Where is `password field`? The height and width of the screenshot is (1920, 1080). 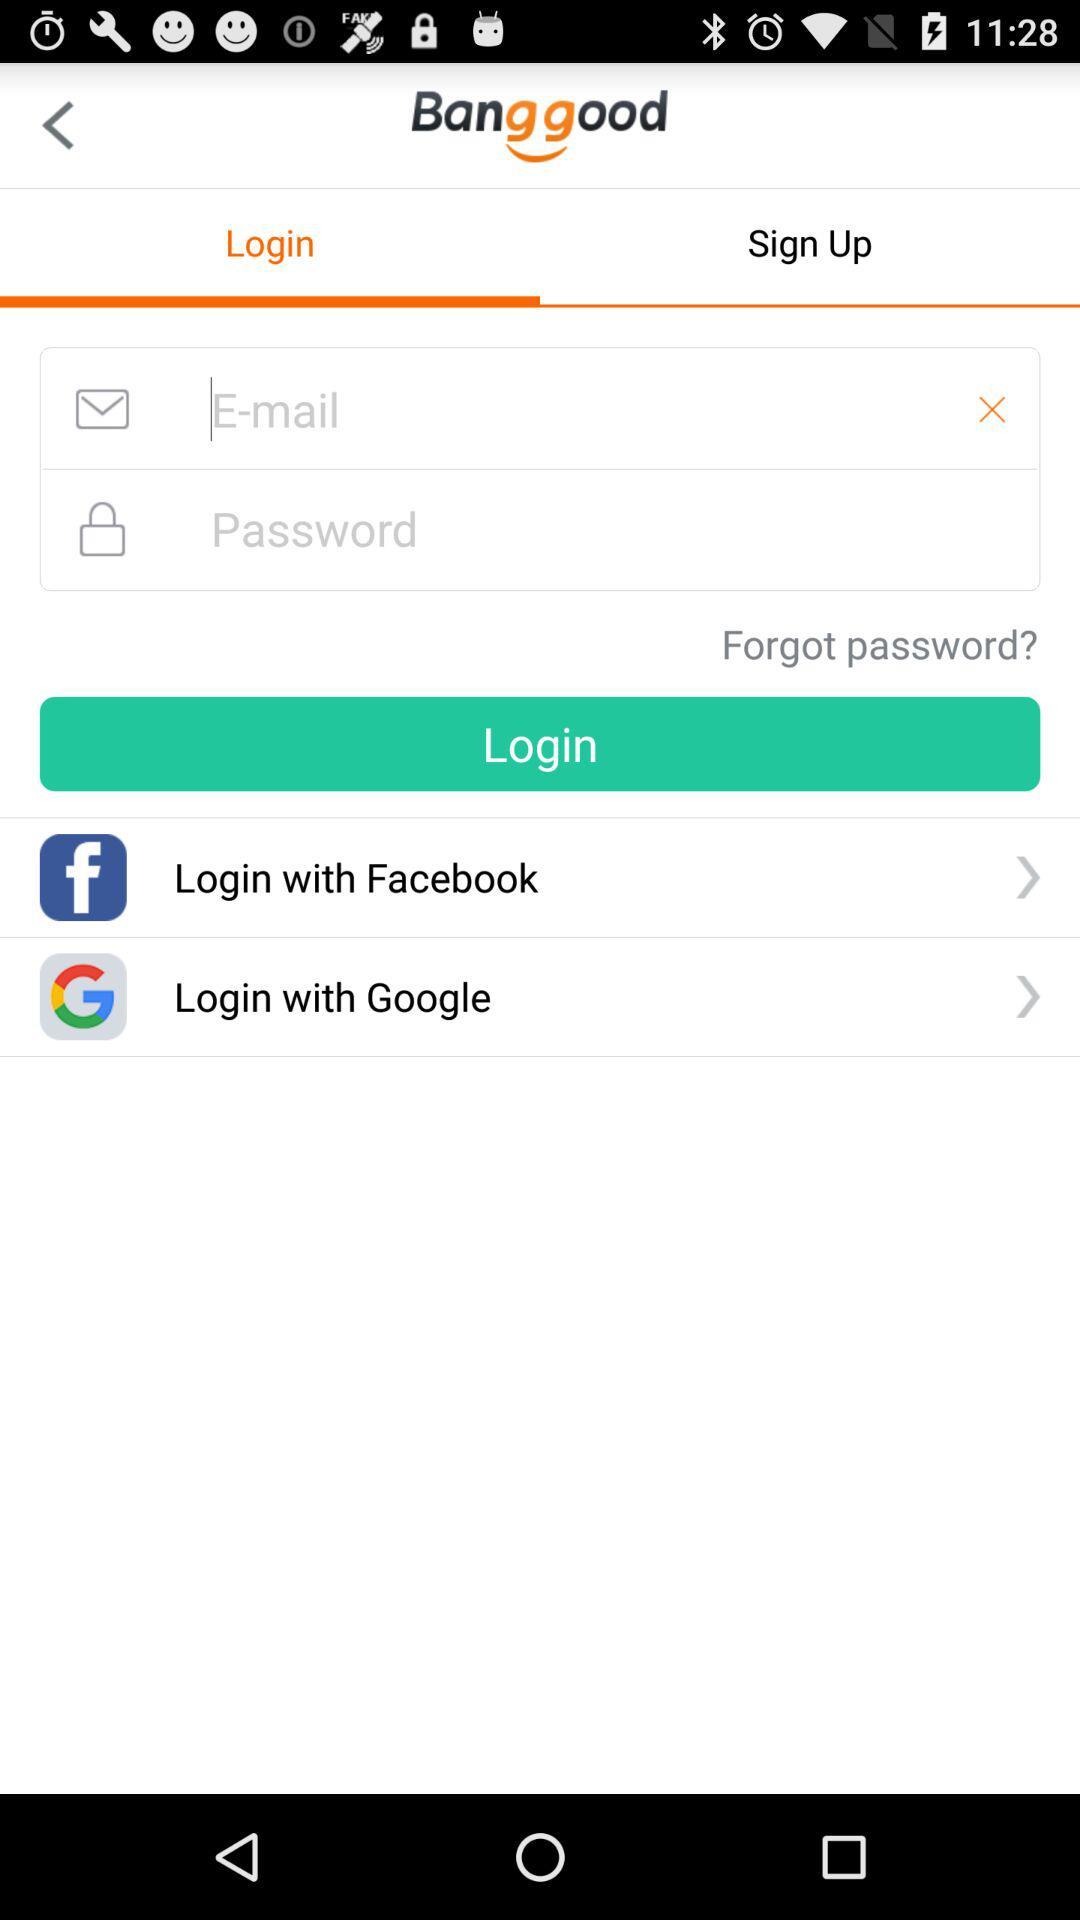
password field is located at coordinates (540, 528).